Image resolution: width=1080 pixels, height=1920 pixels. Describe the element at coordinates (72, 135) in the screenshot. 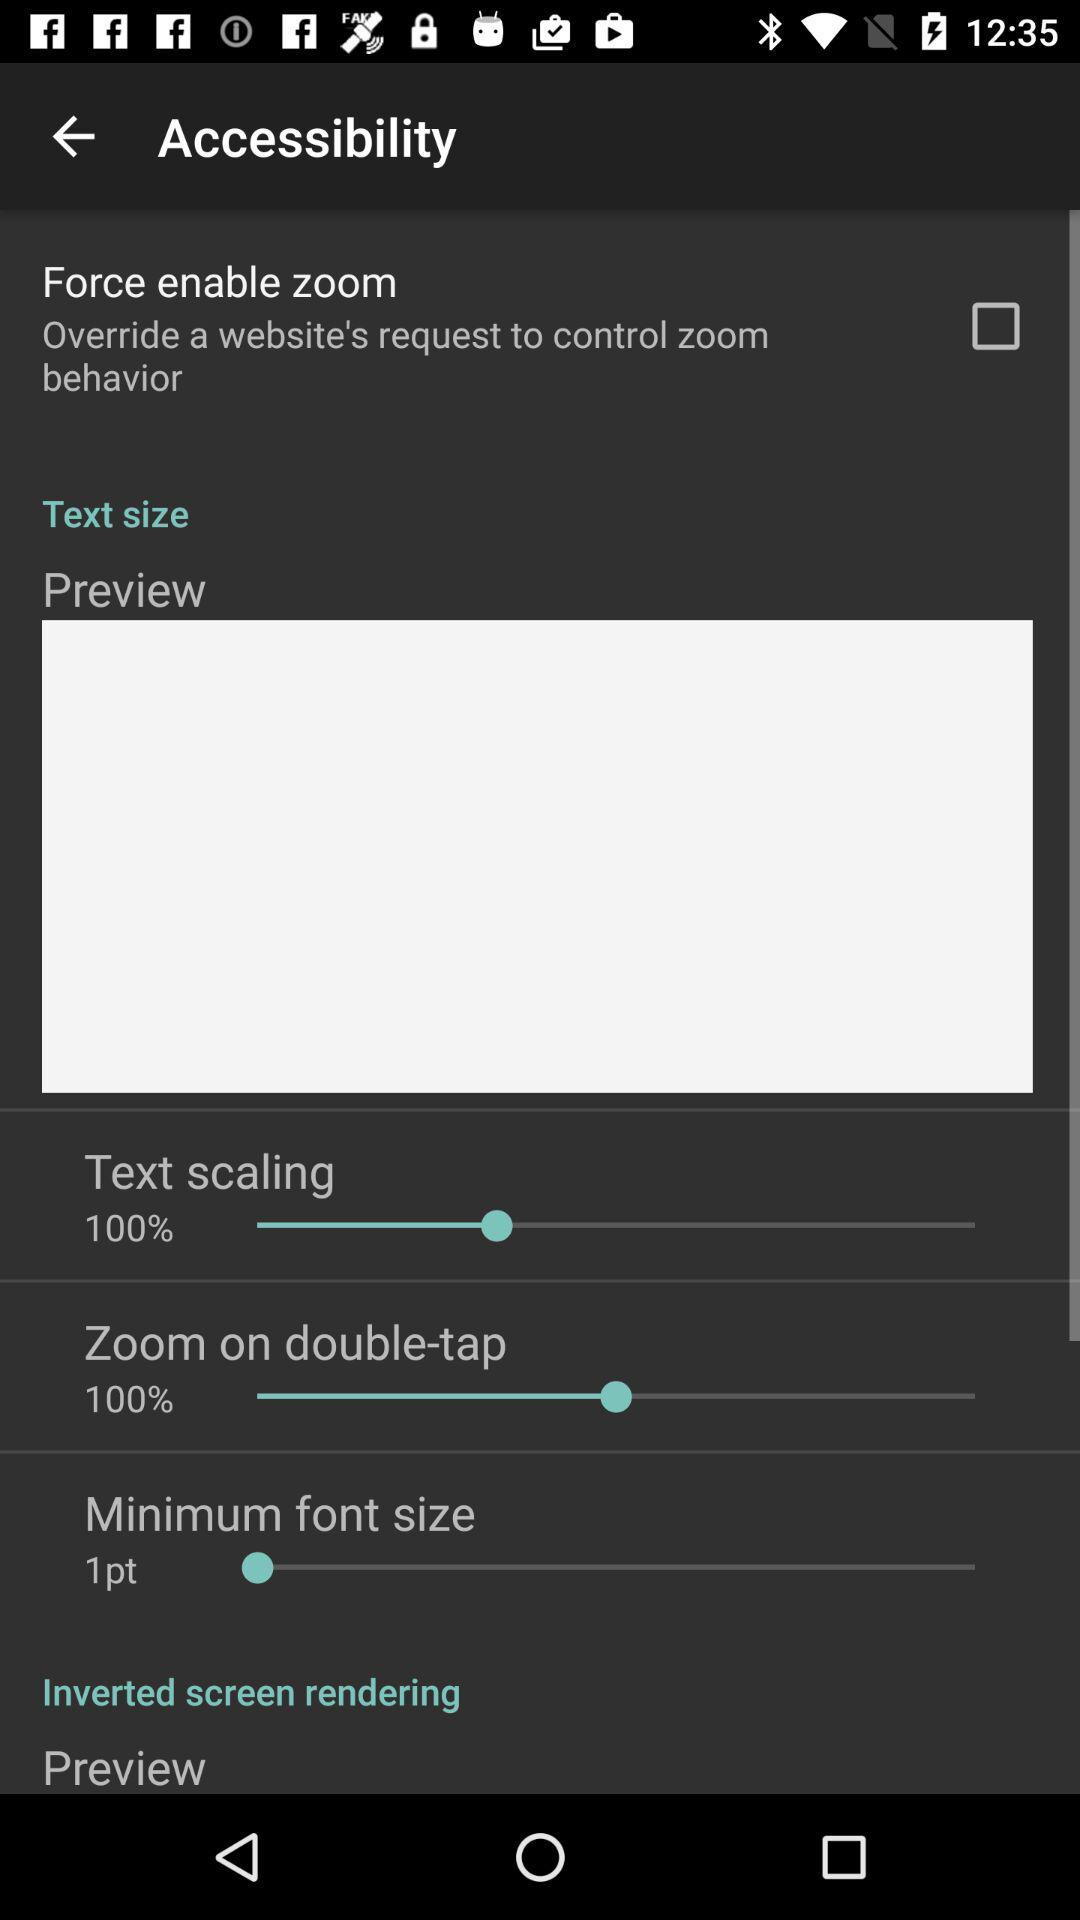

I see `the item to the left of the accessibility` at that location.